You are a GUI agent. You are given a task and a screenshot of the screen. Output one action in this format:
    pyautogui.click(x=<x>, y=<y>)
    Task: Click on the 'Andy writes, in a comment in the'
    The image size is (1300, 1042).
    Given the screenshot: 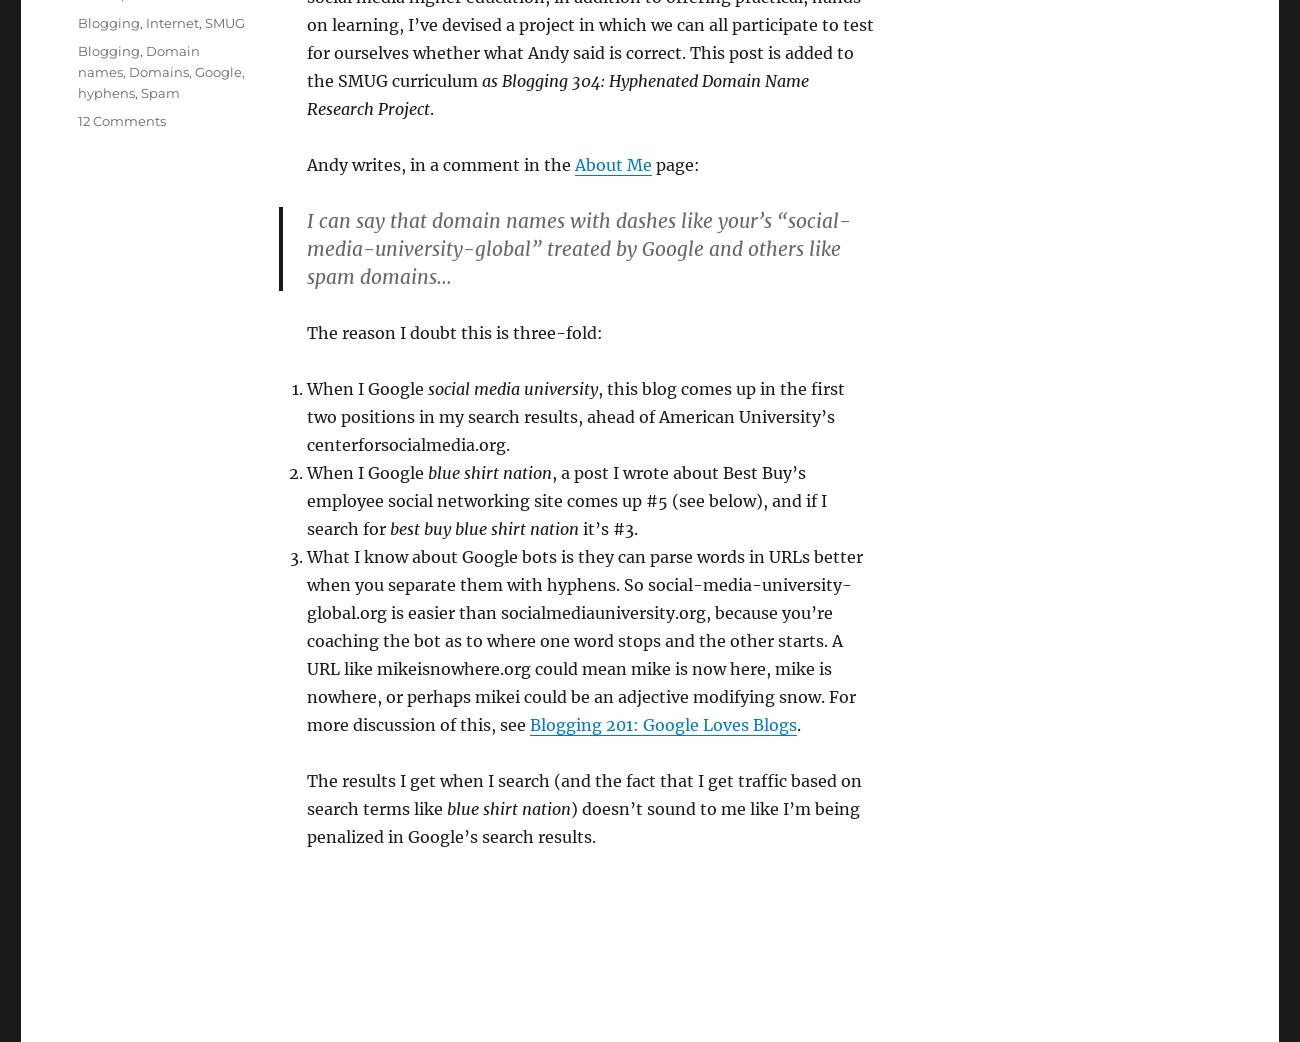 What is the action you would take?
    pyautogui.click(x=306, y=164)
    